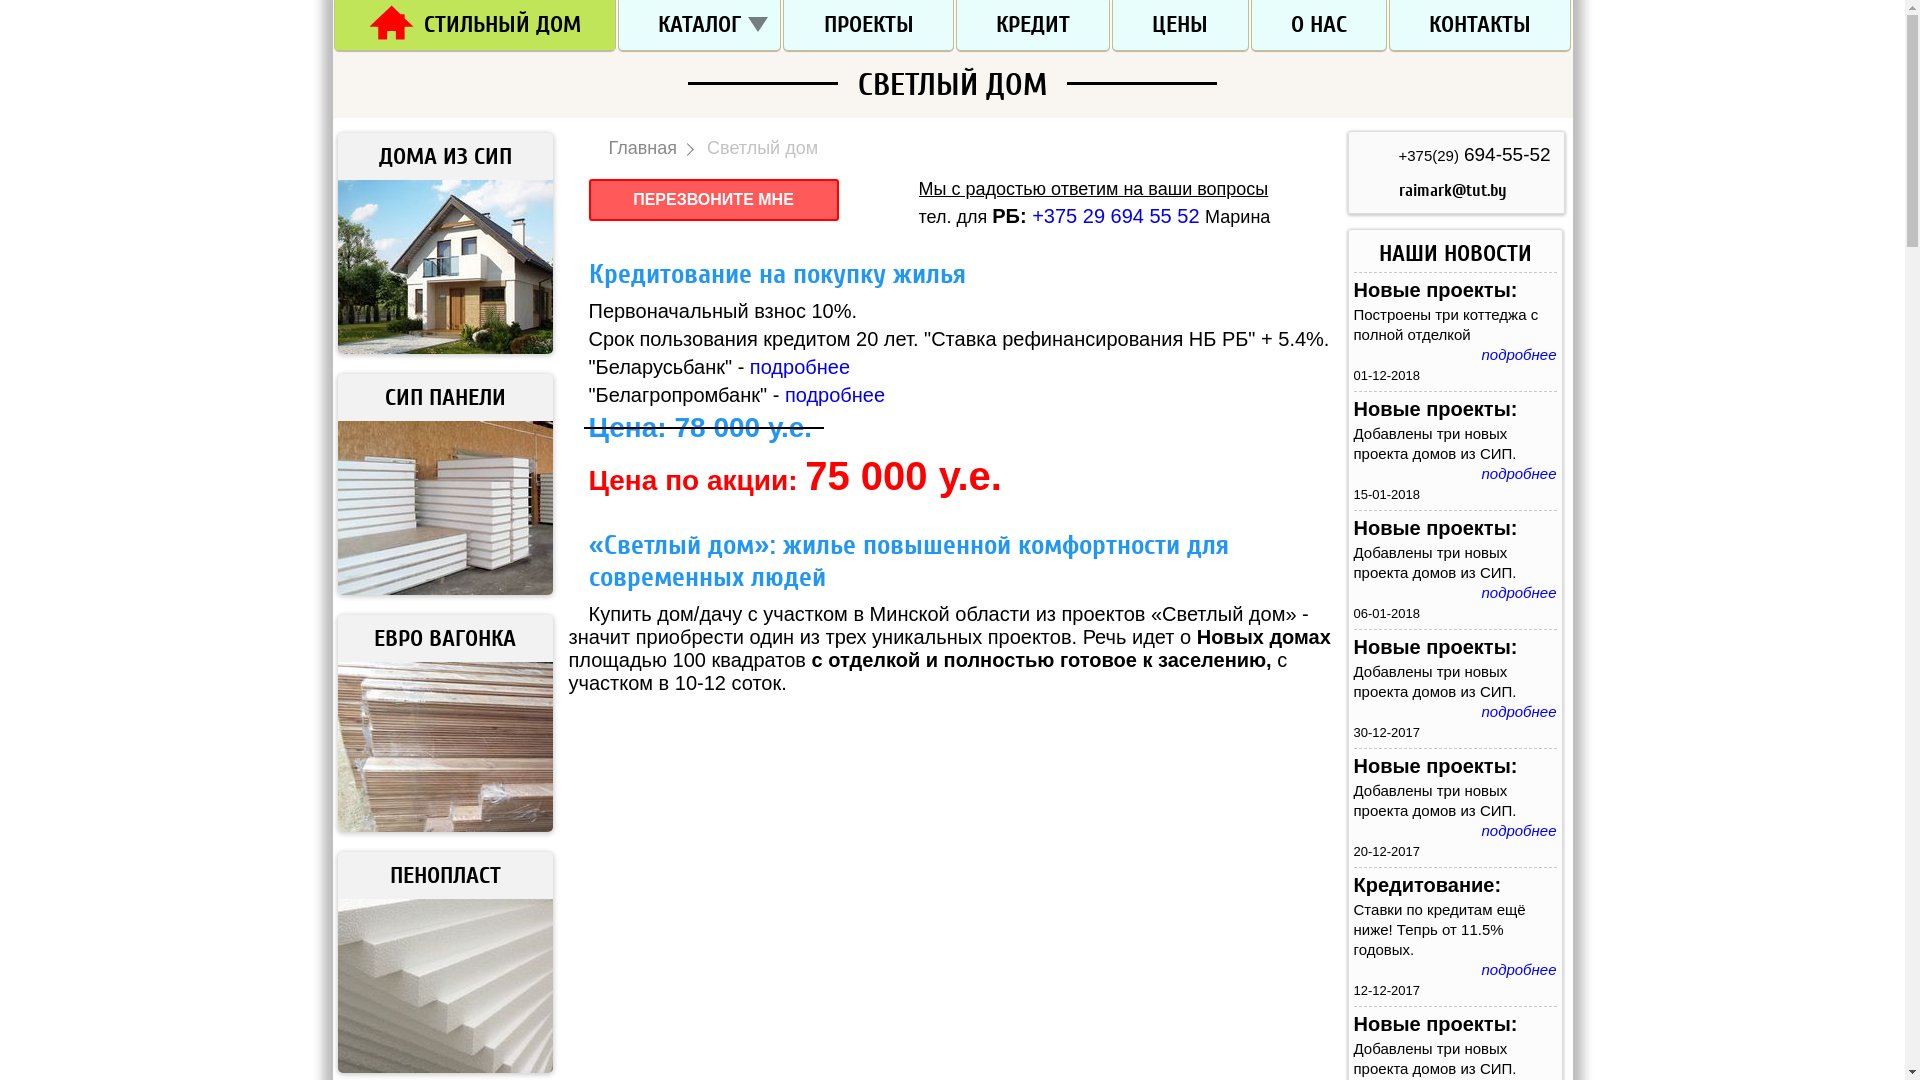 The image size is (1920, 1080). What do you see at coordinates (1452, 190) in the screenshot?
I see `'raimark@tut.by'` at bounding box center [1452, 190].